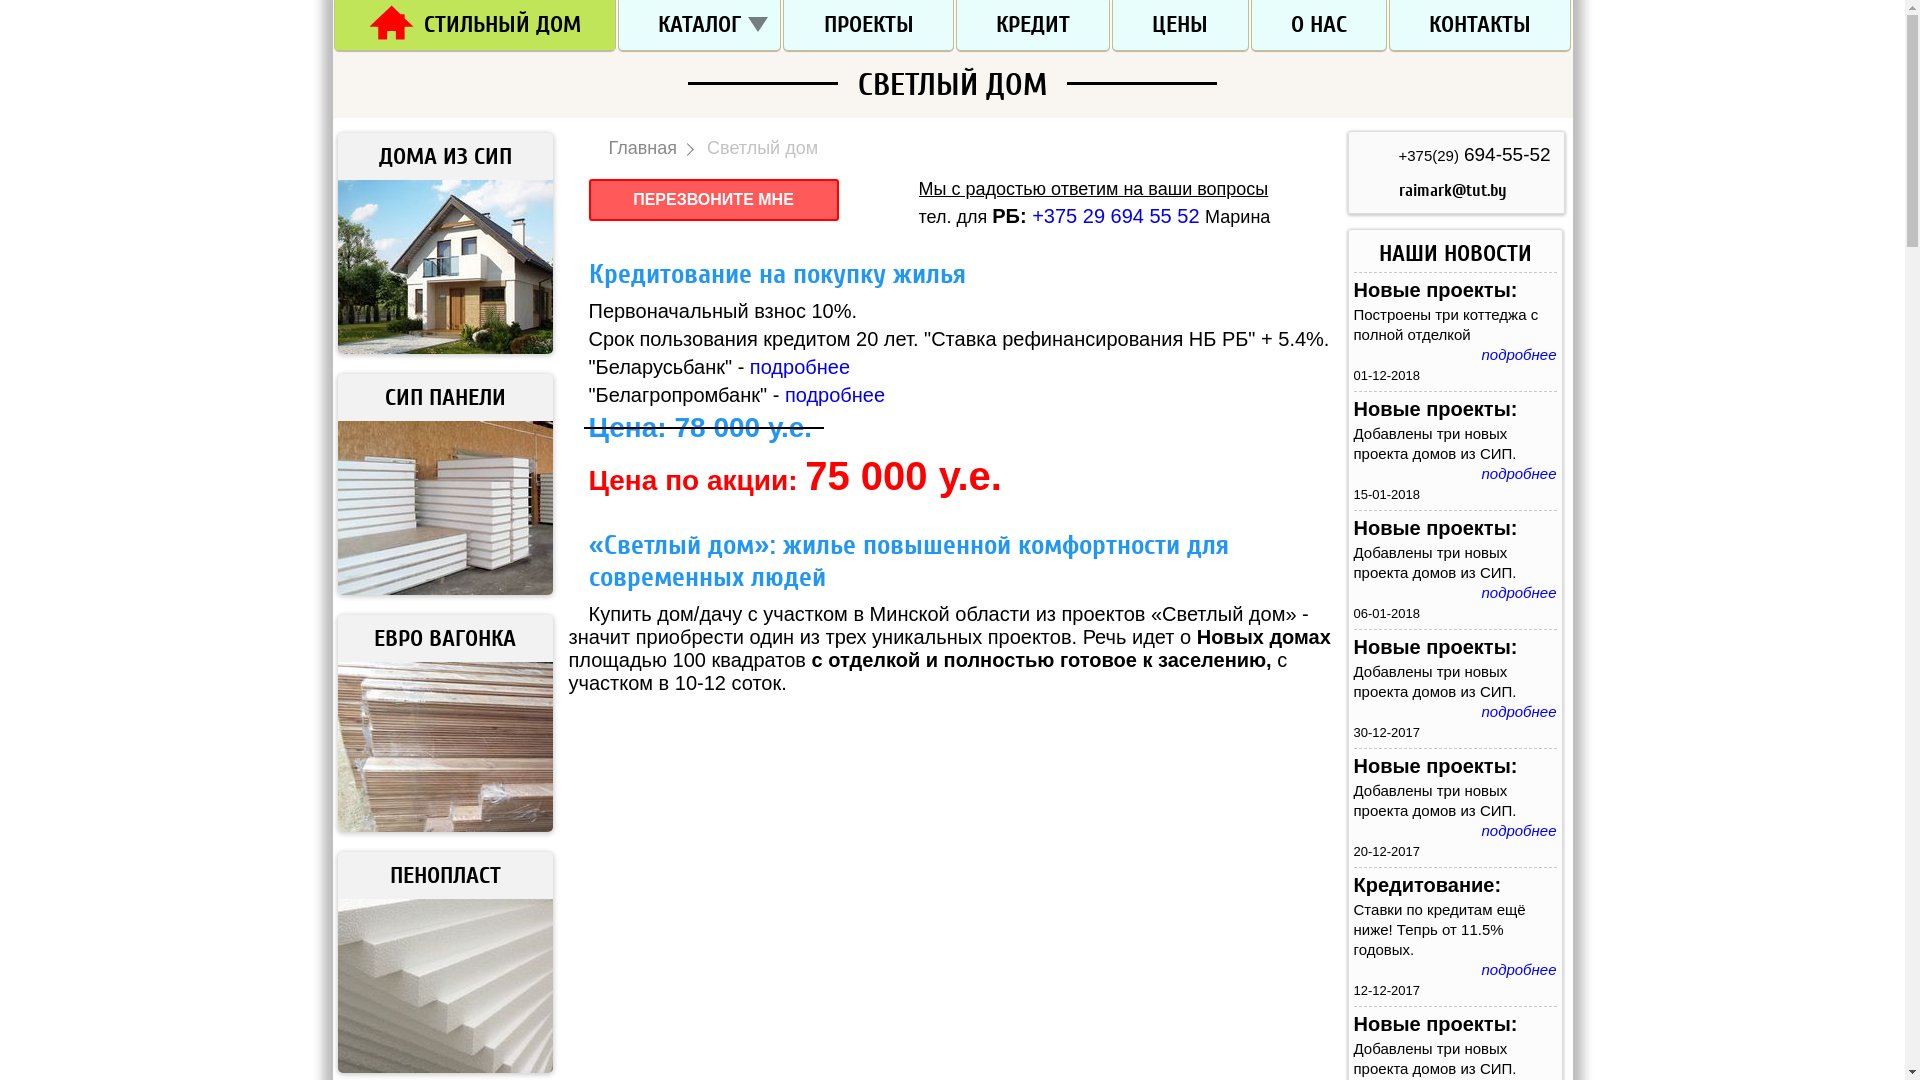 The image size is (1920, 1080). What do you see at coordinates (1452, 190) in the screenshot?
I see `'raimark@tut.by'` at bounding box center [1452, 190].